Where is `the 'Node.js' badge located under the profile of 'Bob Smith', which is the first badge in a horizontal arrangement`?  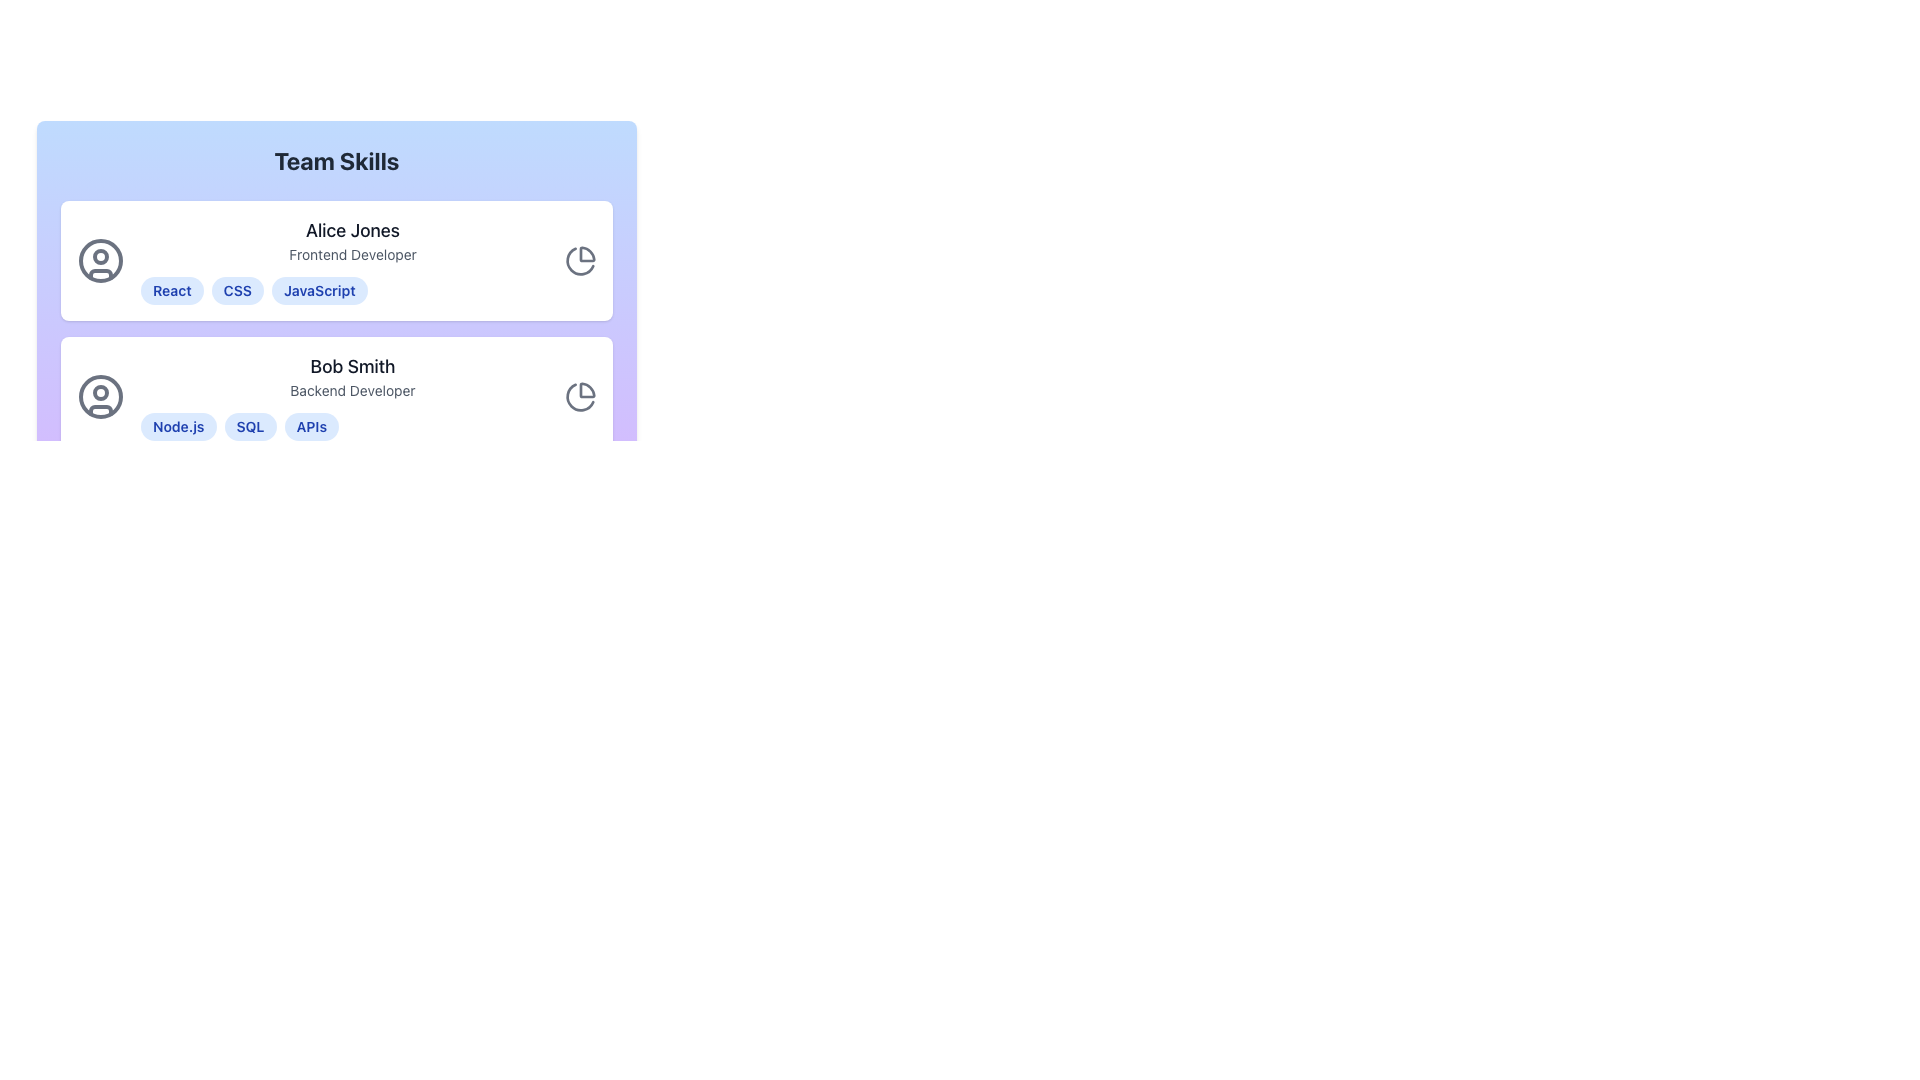
the 'Node.js' badge located under the profile of 'Bob Smith', which is the first badge in a horizontal arrangement is located at coordinates (178, 426).